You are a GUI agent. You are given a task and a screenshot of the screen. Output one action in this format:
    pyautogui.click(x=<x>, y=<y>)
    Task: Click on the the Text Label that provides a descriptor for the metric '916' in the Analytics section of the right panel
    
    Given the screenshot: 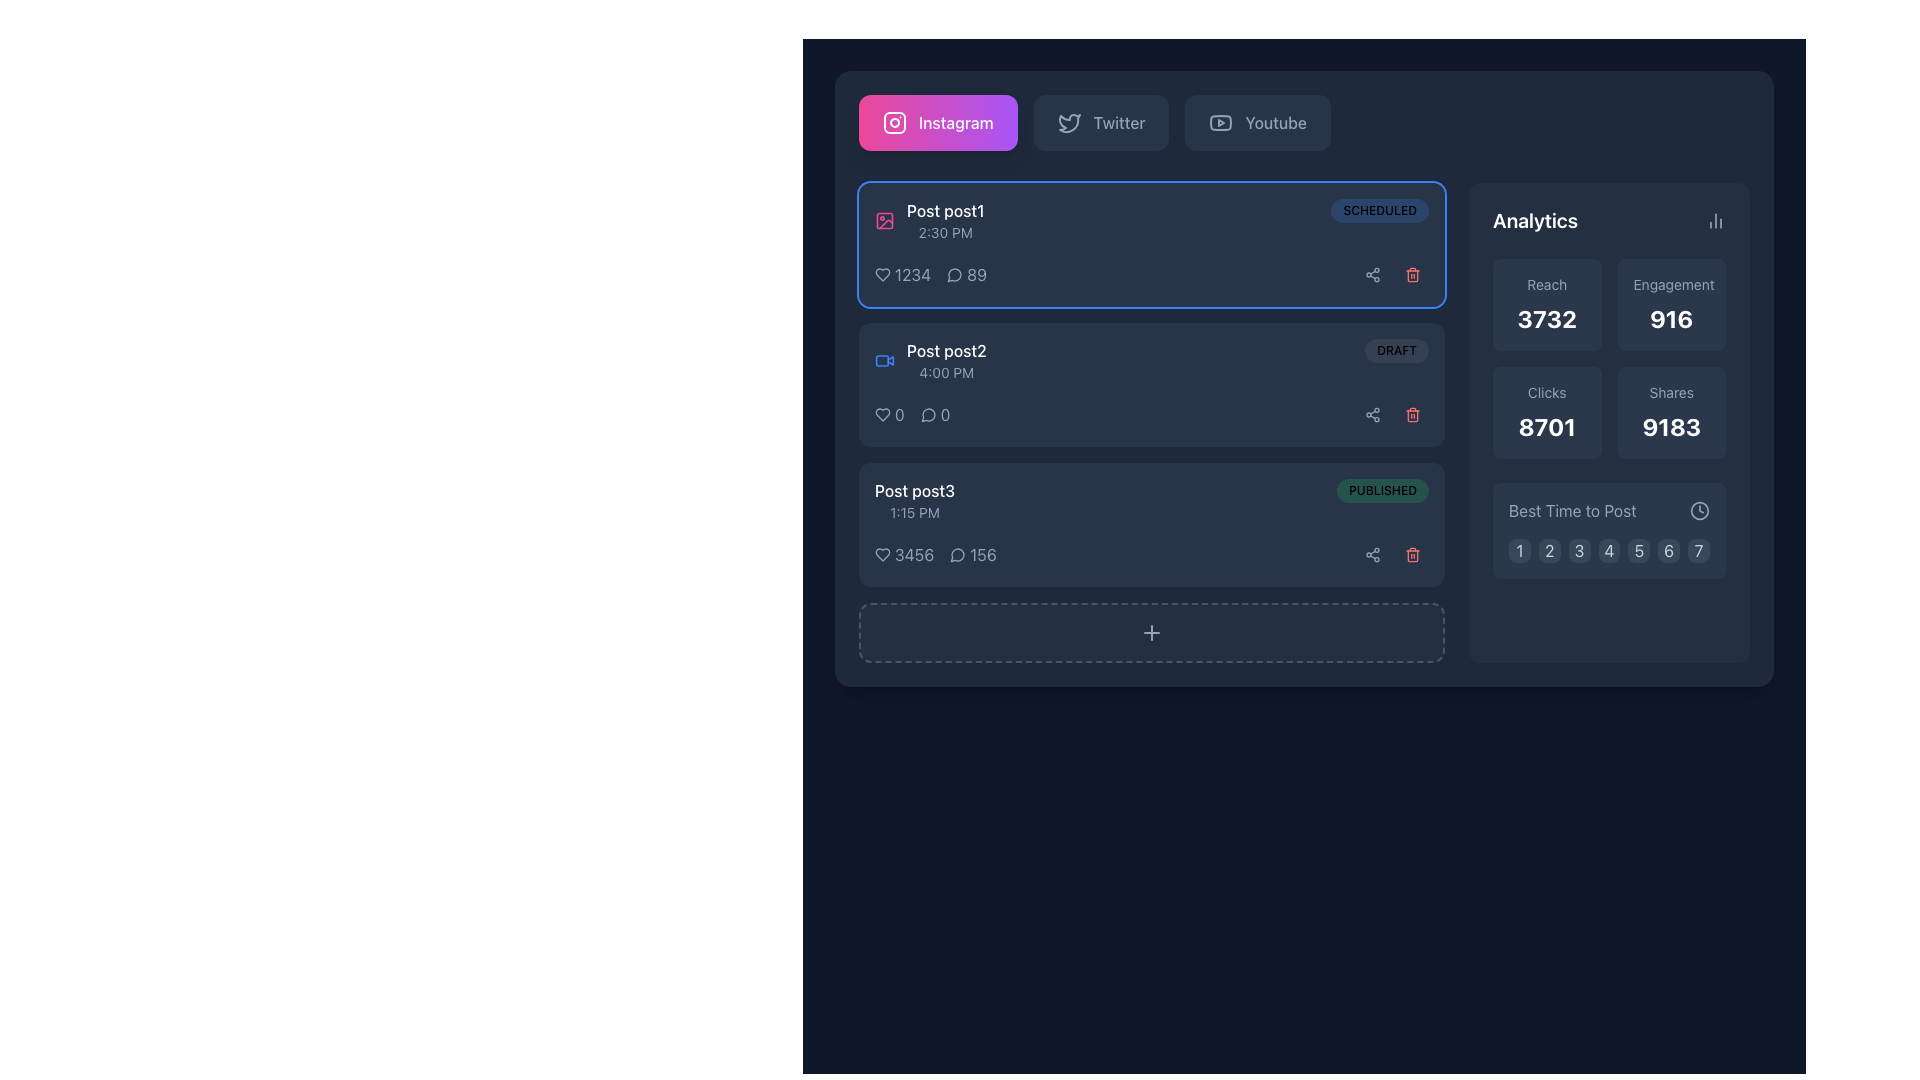 What is the action you would take?
    pyautogui.click(x=1671, y=285)
    